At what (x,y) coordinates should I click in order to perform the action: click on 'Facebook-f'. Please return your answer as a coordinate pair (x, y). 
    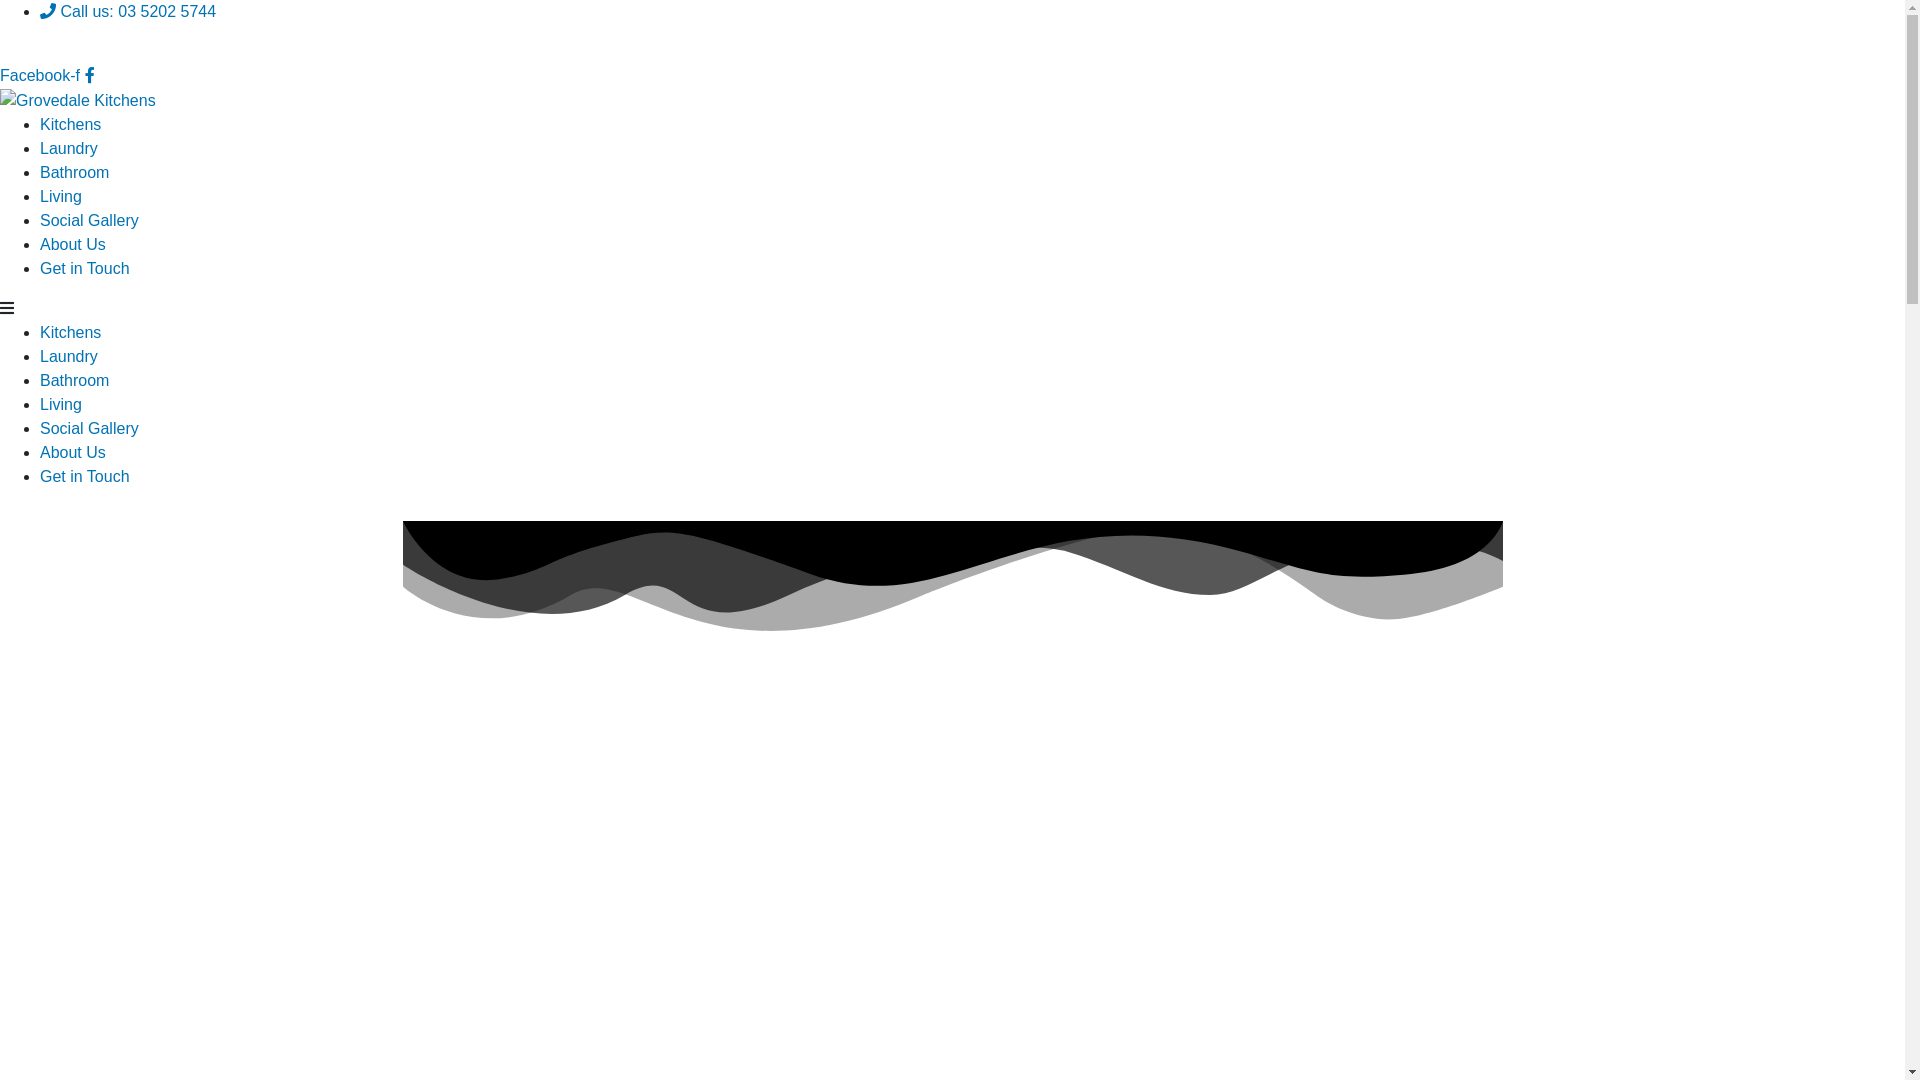
    Looking at the image, I should click on (47, 74).